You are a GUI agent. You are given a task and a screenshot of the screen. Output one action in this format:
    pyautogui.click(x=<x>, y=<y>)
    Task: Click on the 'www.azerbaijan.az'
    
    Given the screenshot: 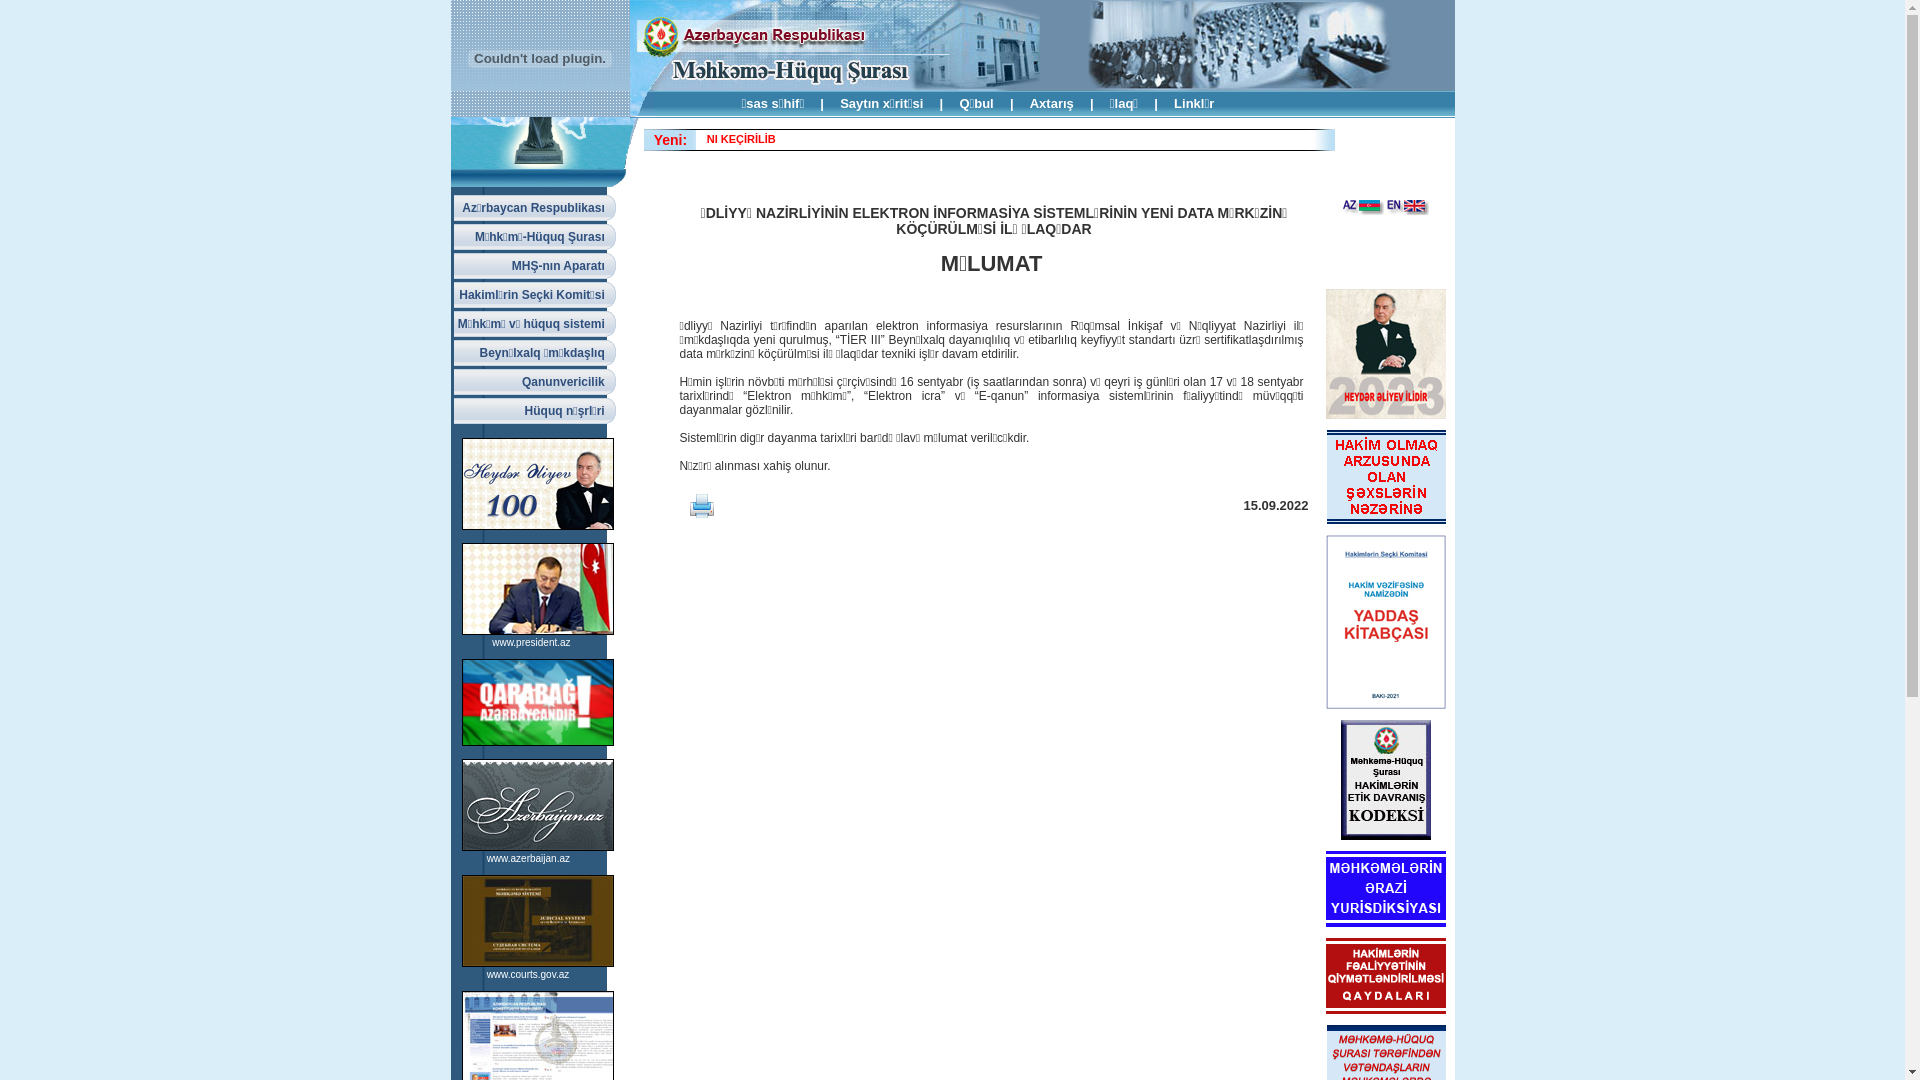 What is the action you would take?
    pyautogui.click(x=528, y=857)
    